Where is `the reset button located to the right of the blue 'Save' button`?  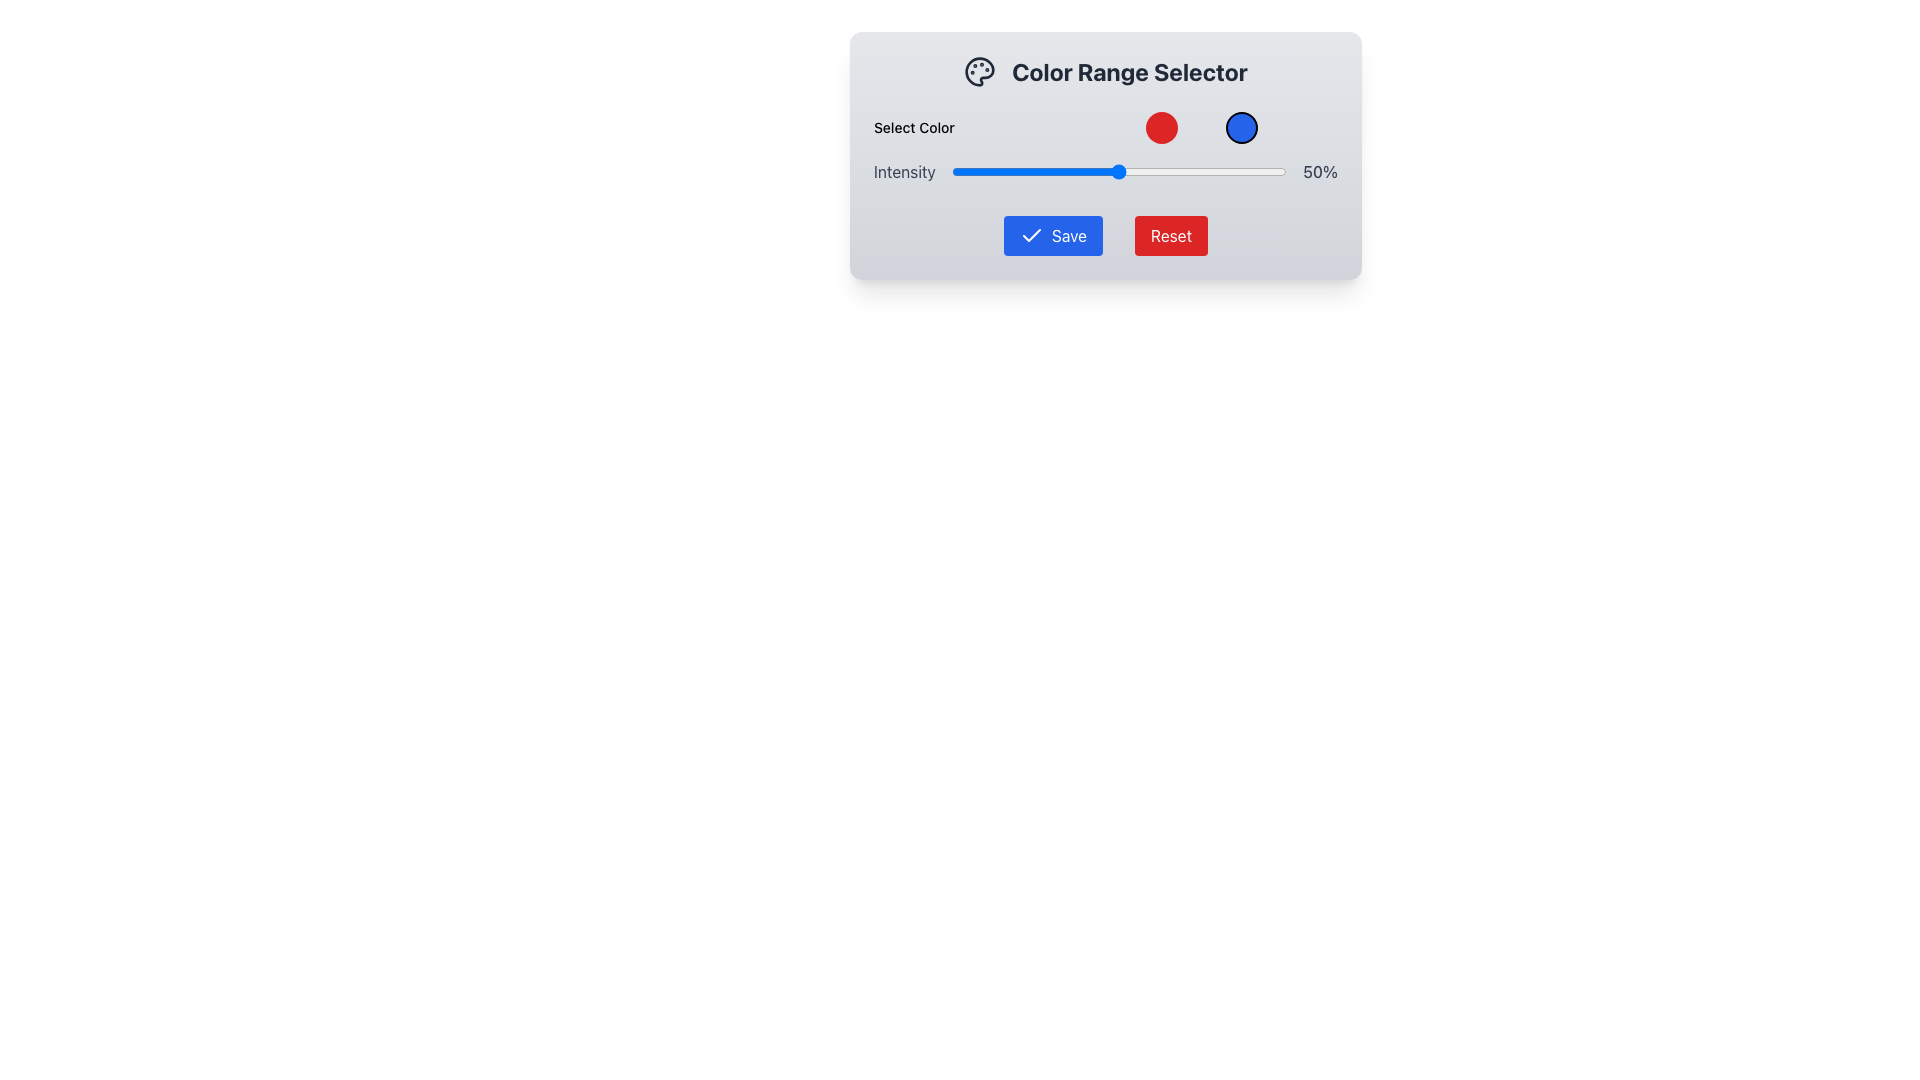
the reset button located to the right of the blue 'Save' button is located at coordinates (1171, 234).